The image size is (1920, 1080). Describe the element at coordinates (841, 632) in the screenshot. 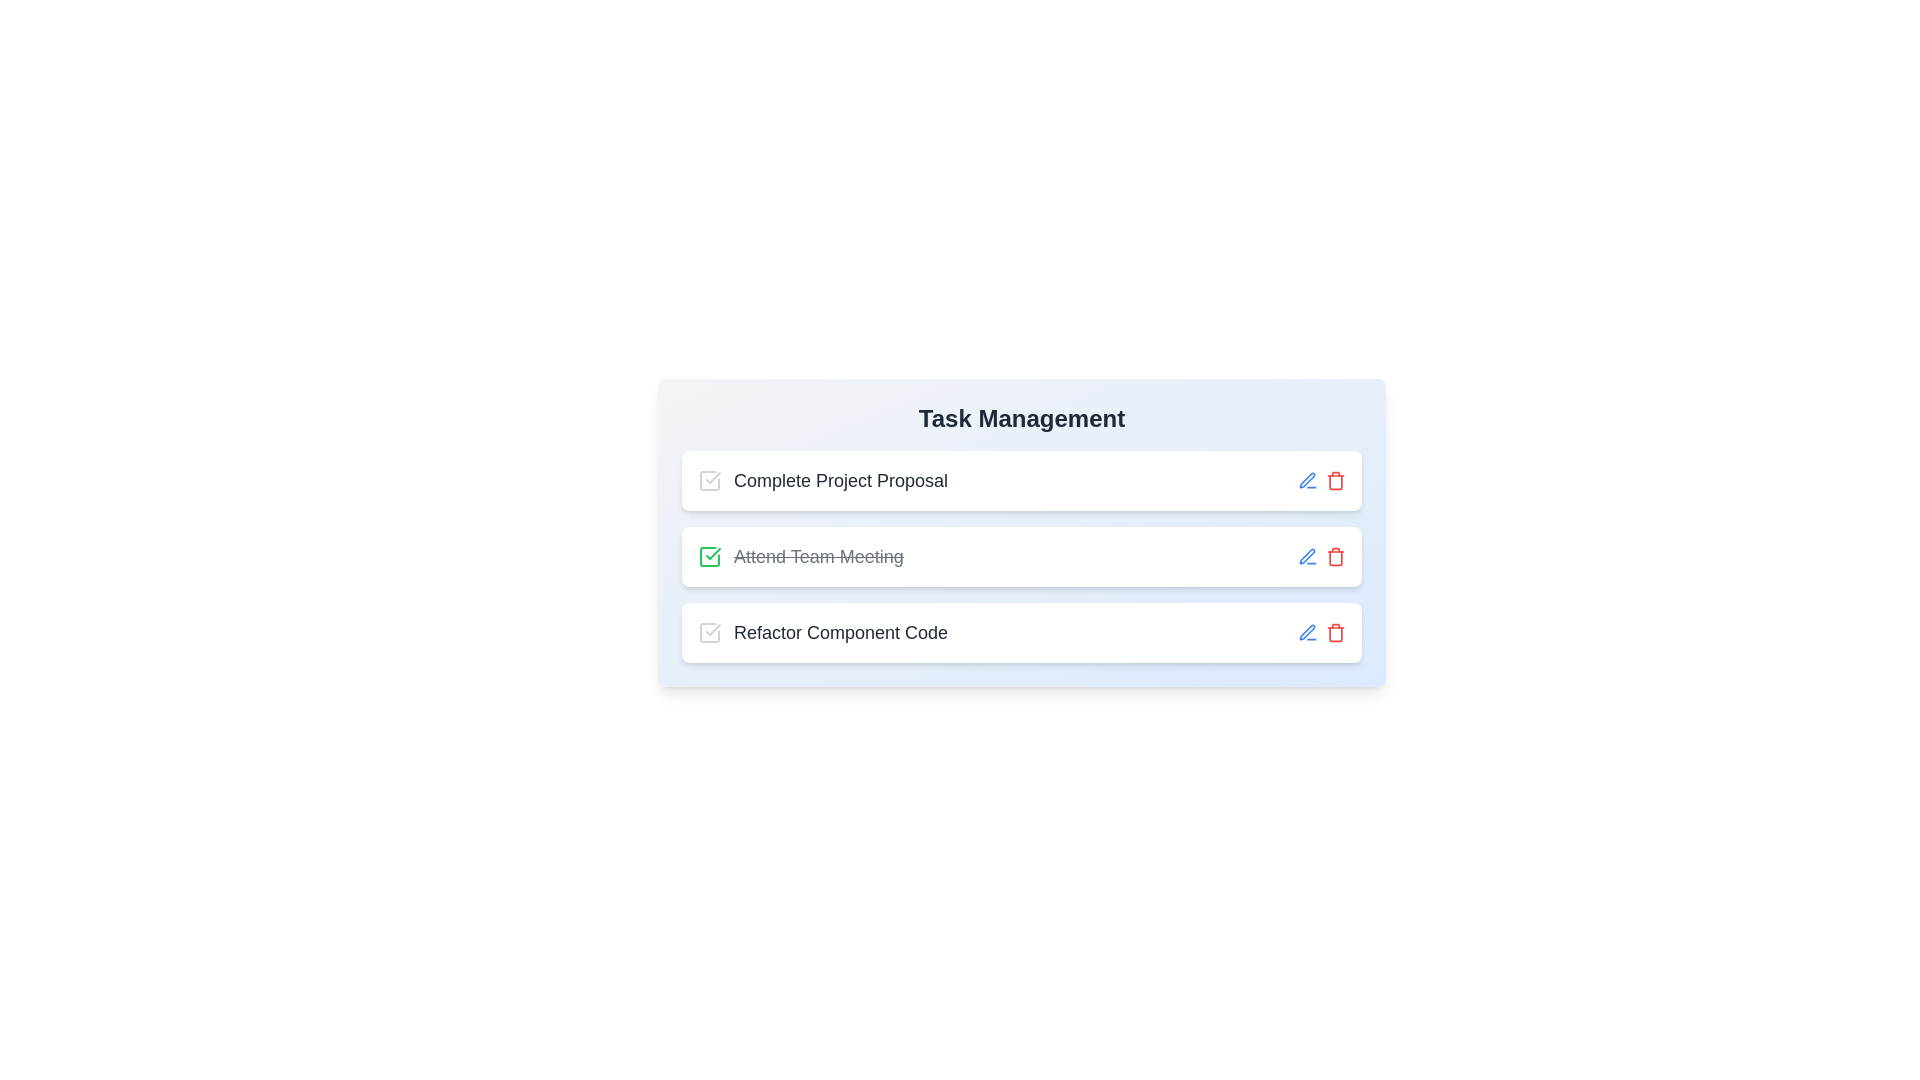

I see `the static text label that displays the title or description of the last task item in the task management list, located adjacent to a checkbox on the left and icons on the right` at that location.